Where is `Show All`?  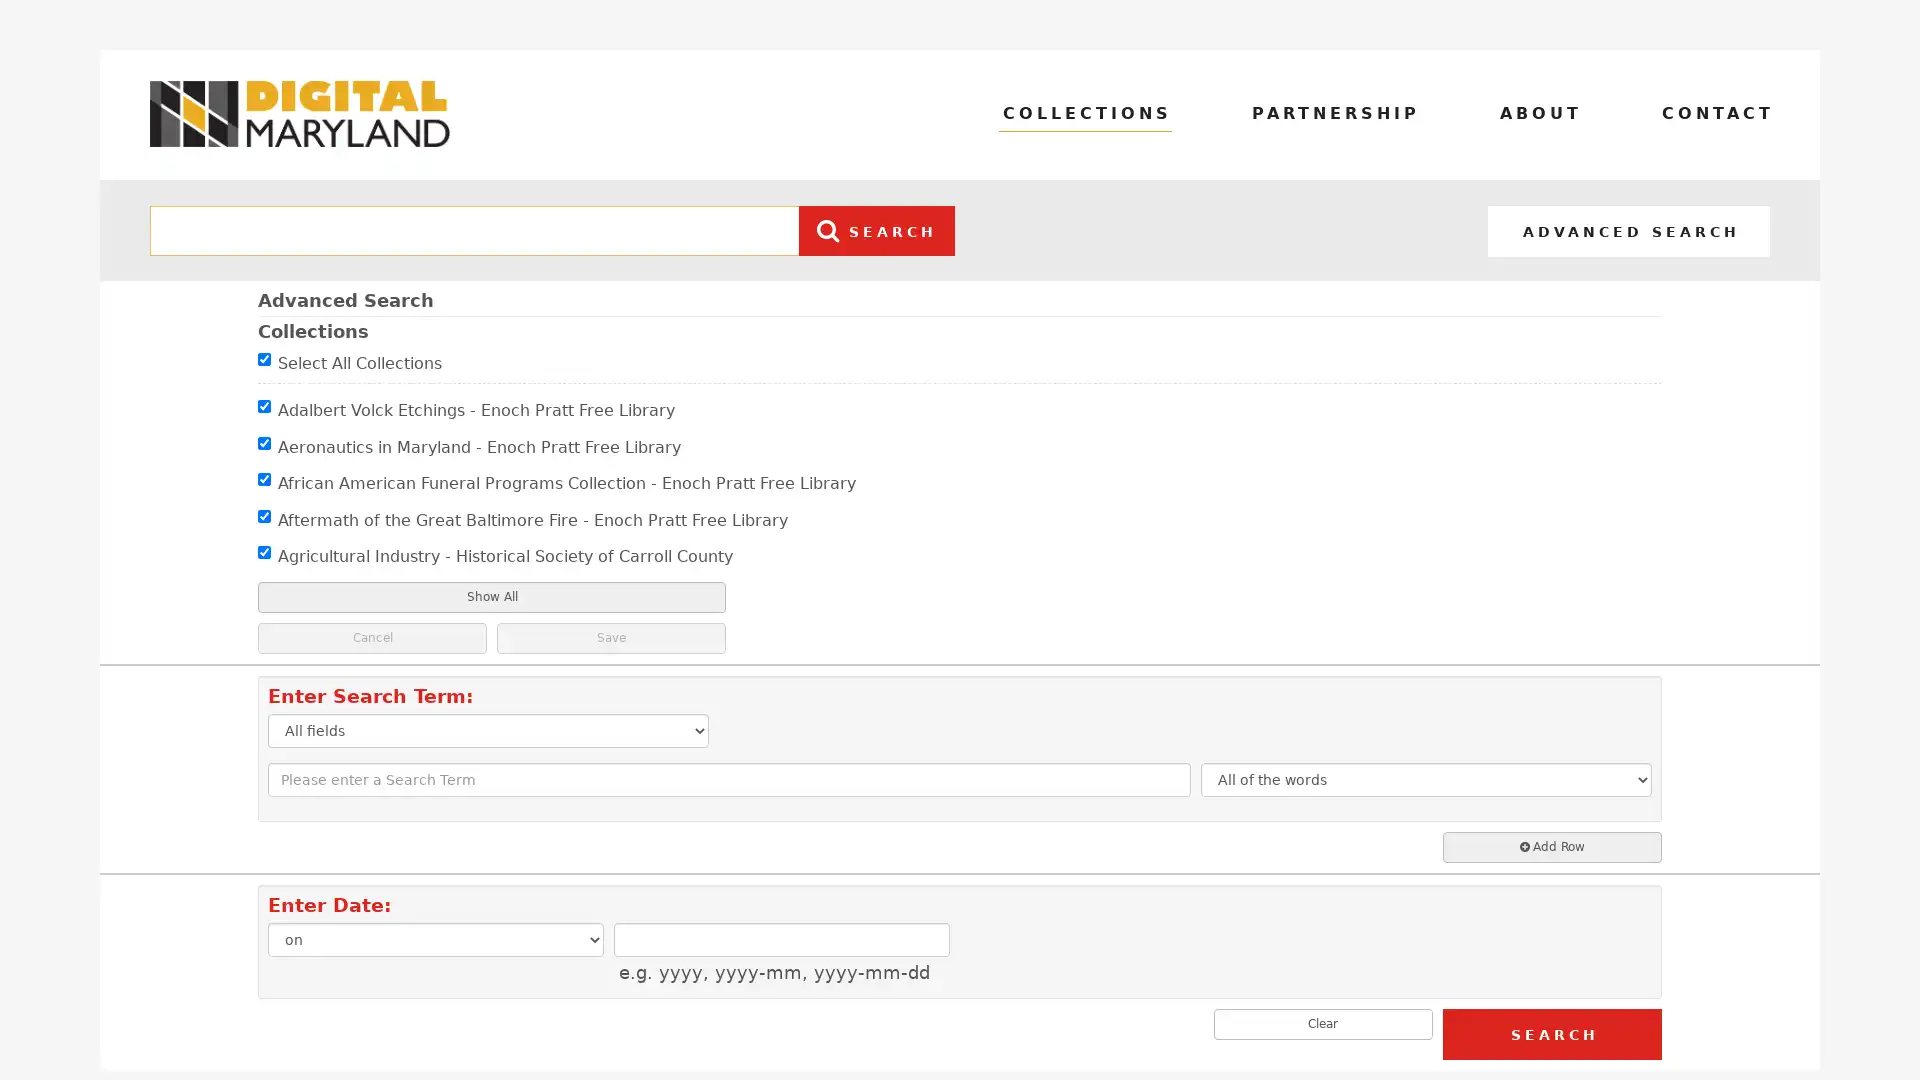
Show All is located at coordinates (491, 595).